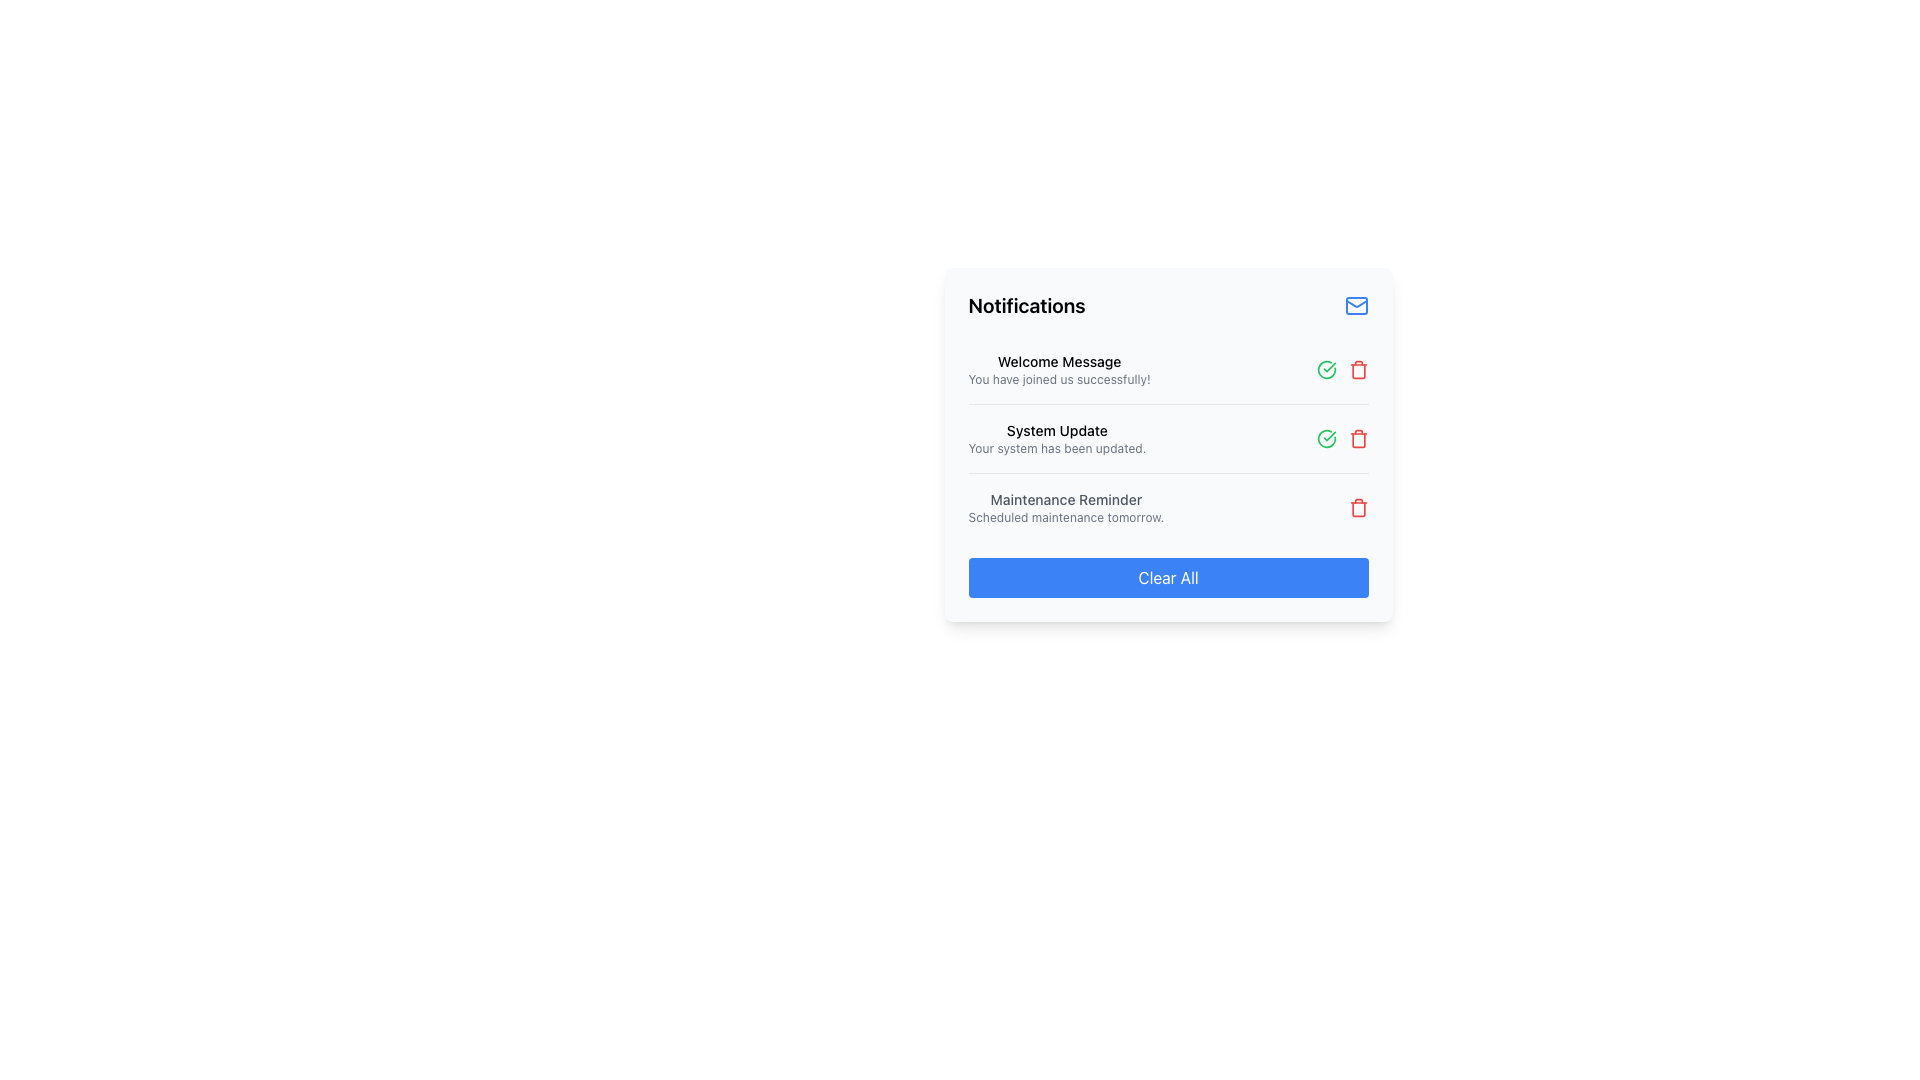 The image size is (1920, 1080). Describe the element at coordinates (1056, 430) in the screenshot. I see `the Text label that serves as the heading for the system update notification, positioned between the 'Welcome Message' and 'Maintenance Reminder'` at that location.